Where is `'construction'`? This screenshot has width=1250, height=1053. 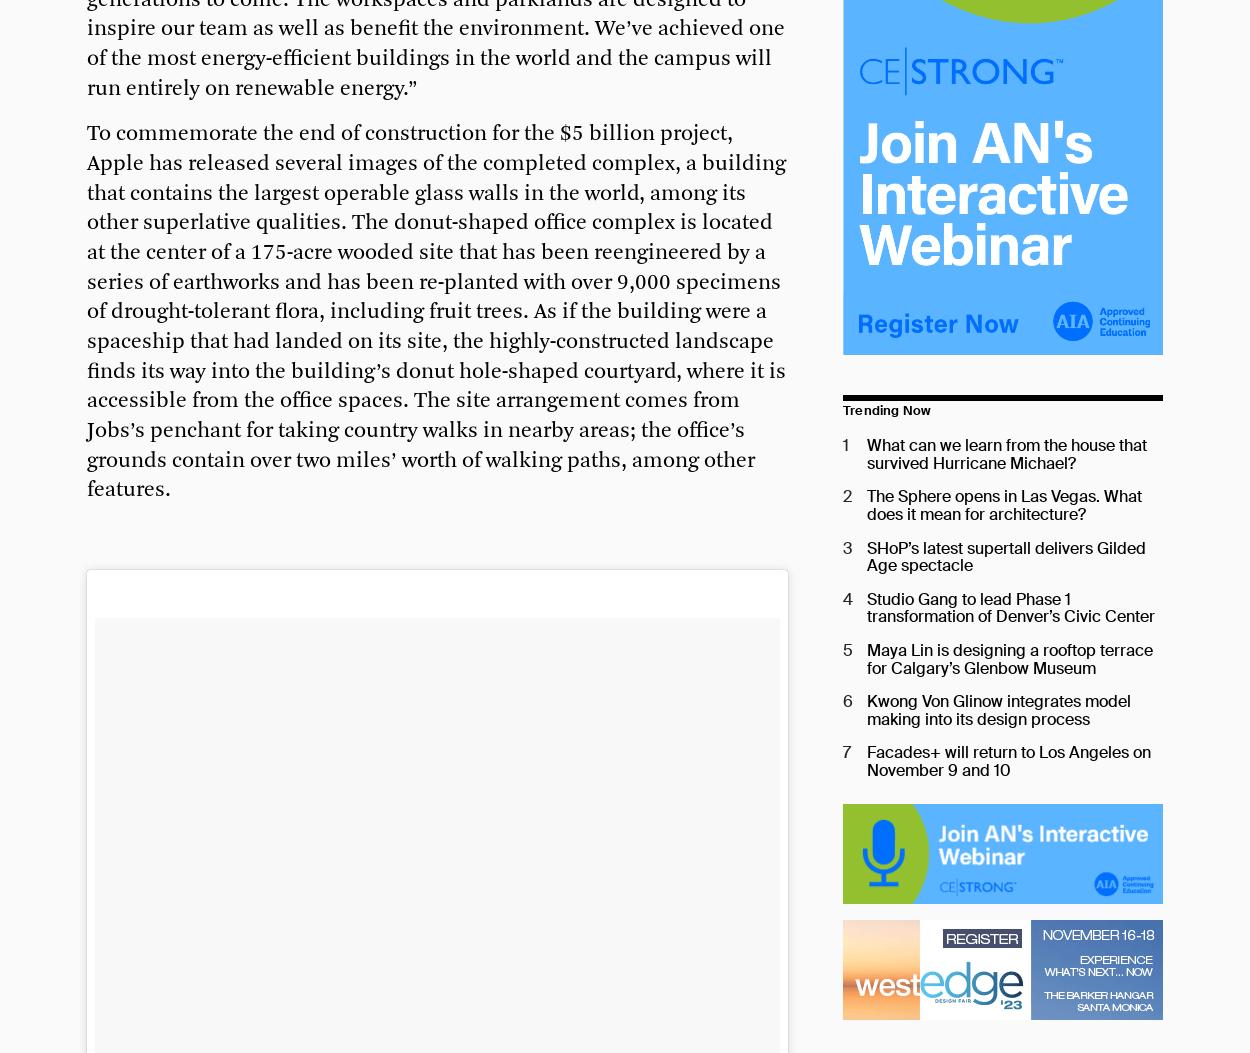
'construction' is located at coordinates (426, 134).